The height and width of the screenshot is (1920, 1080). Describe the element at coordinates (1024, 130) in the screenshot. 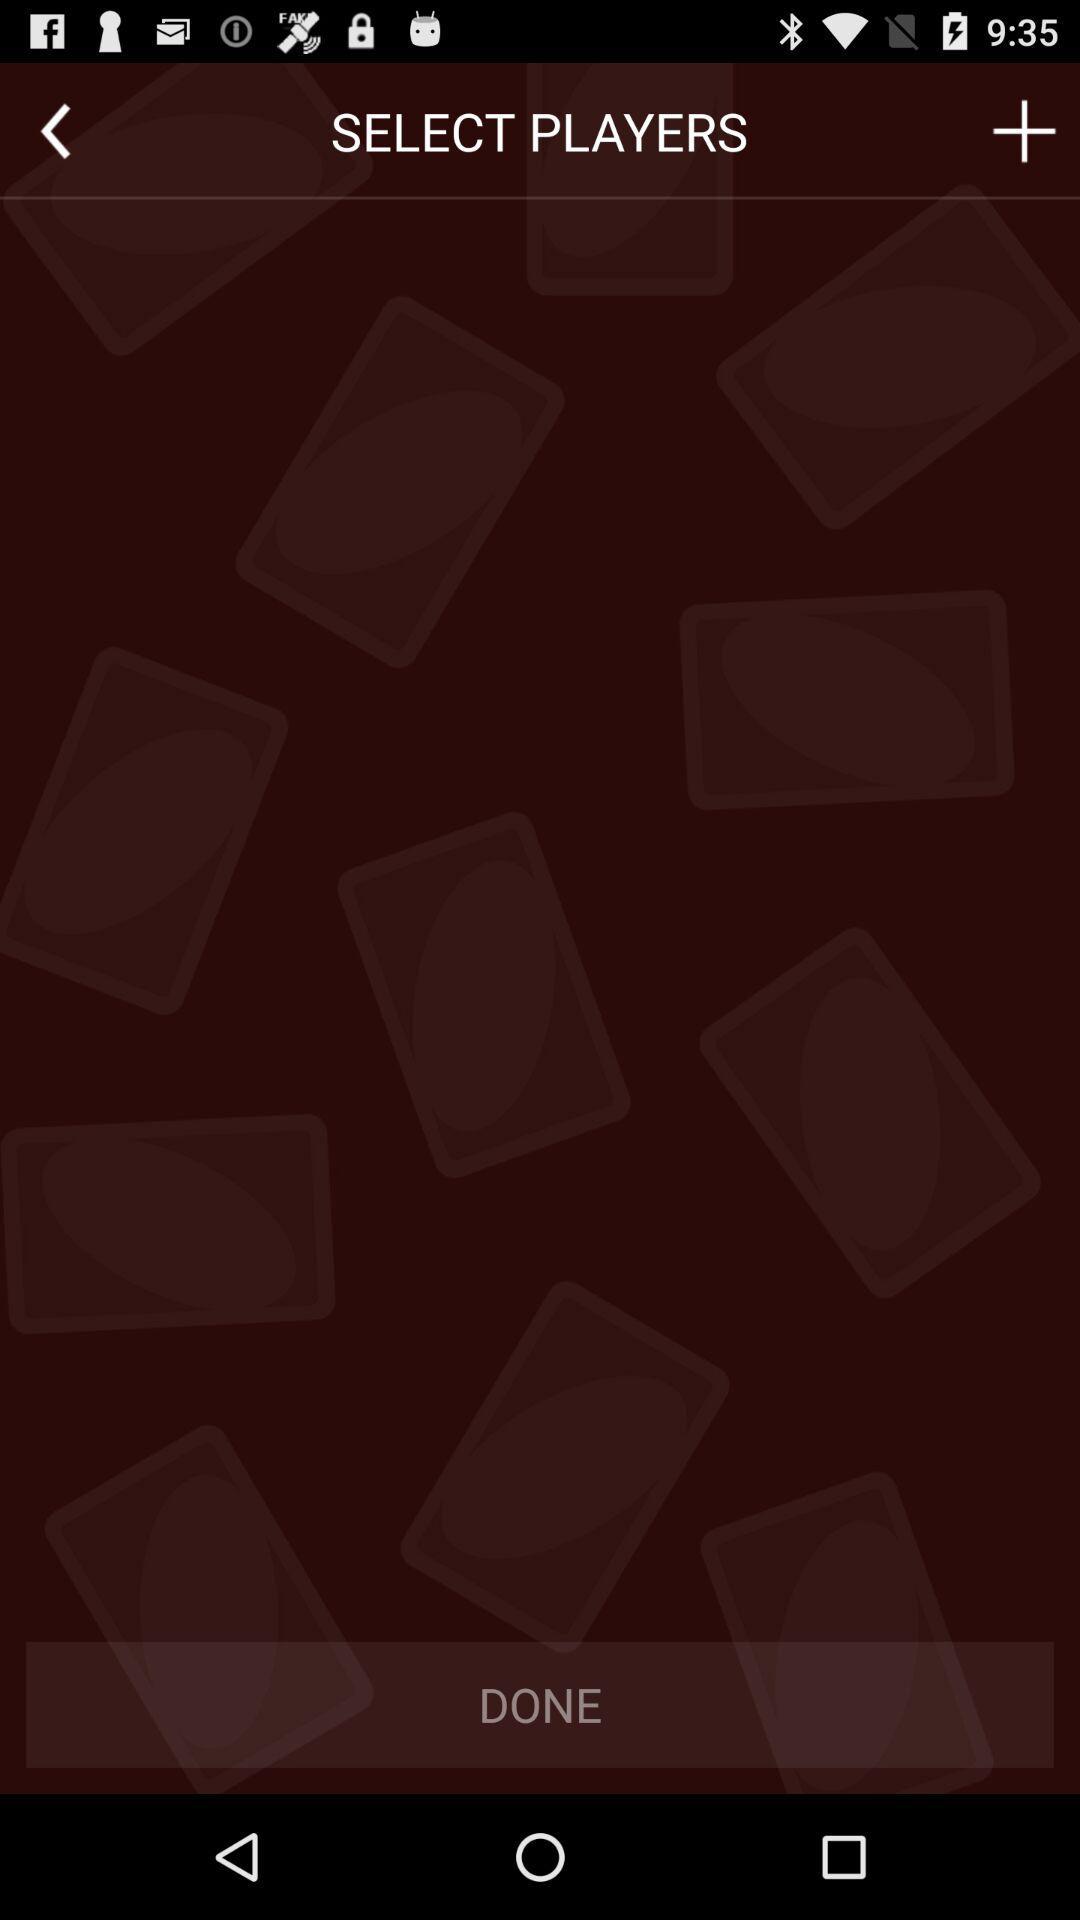

I see `to add option` at that location.